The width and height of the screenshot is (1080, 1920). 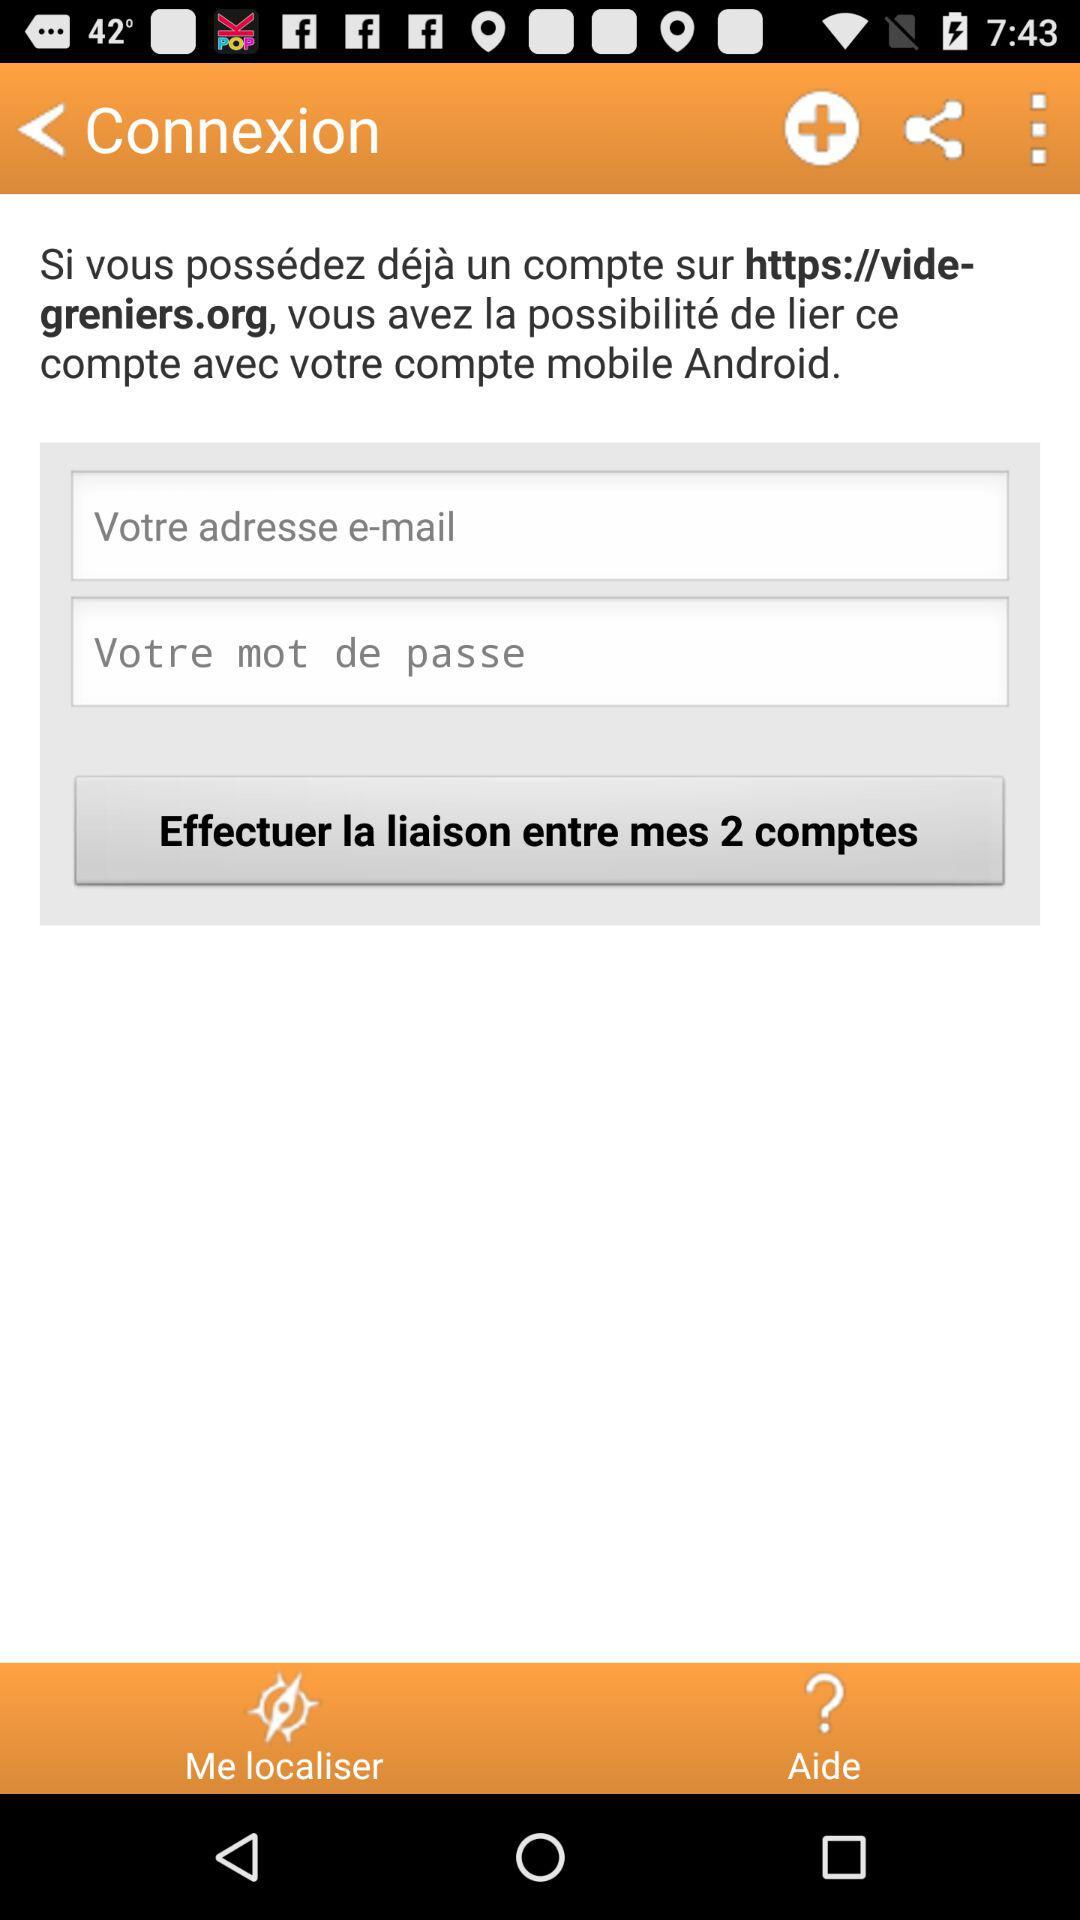 What do you see at coordinates (540, 657) in the screenshot?
I see `the item above effectuer la liaison button` at bounding box center [540, 657].